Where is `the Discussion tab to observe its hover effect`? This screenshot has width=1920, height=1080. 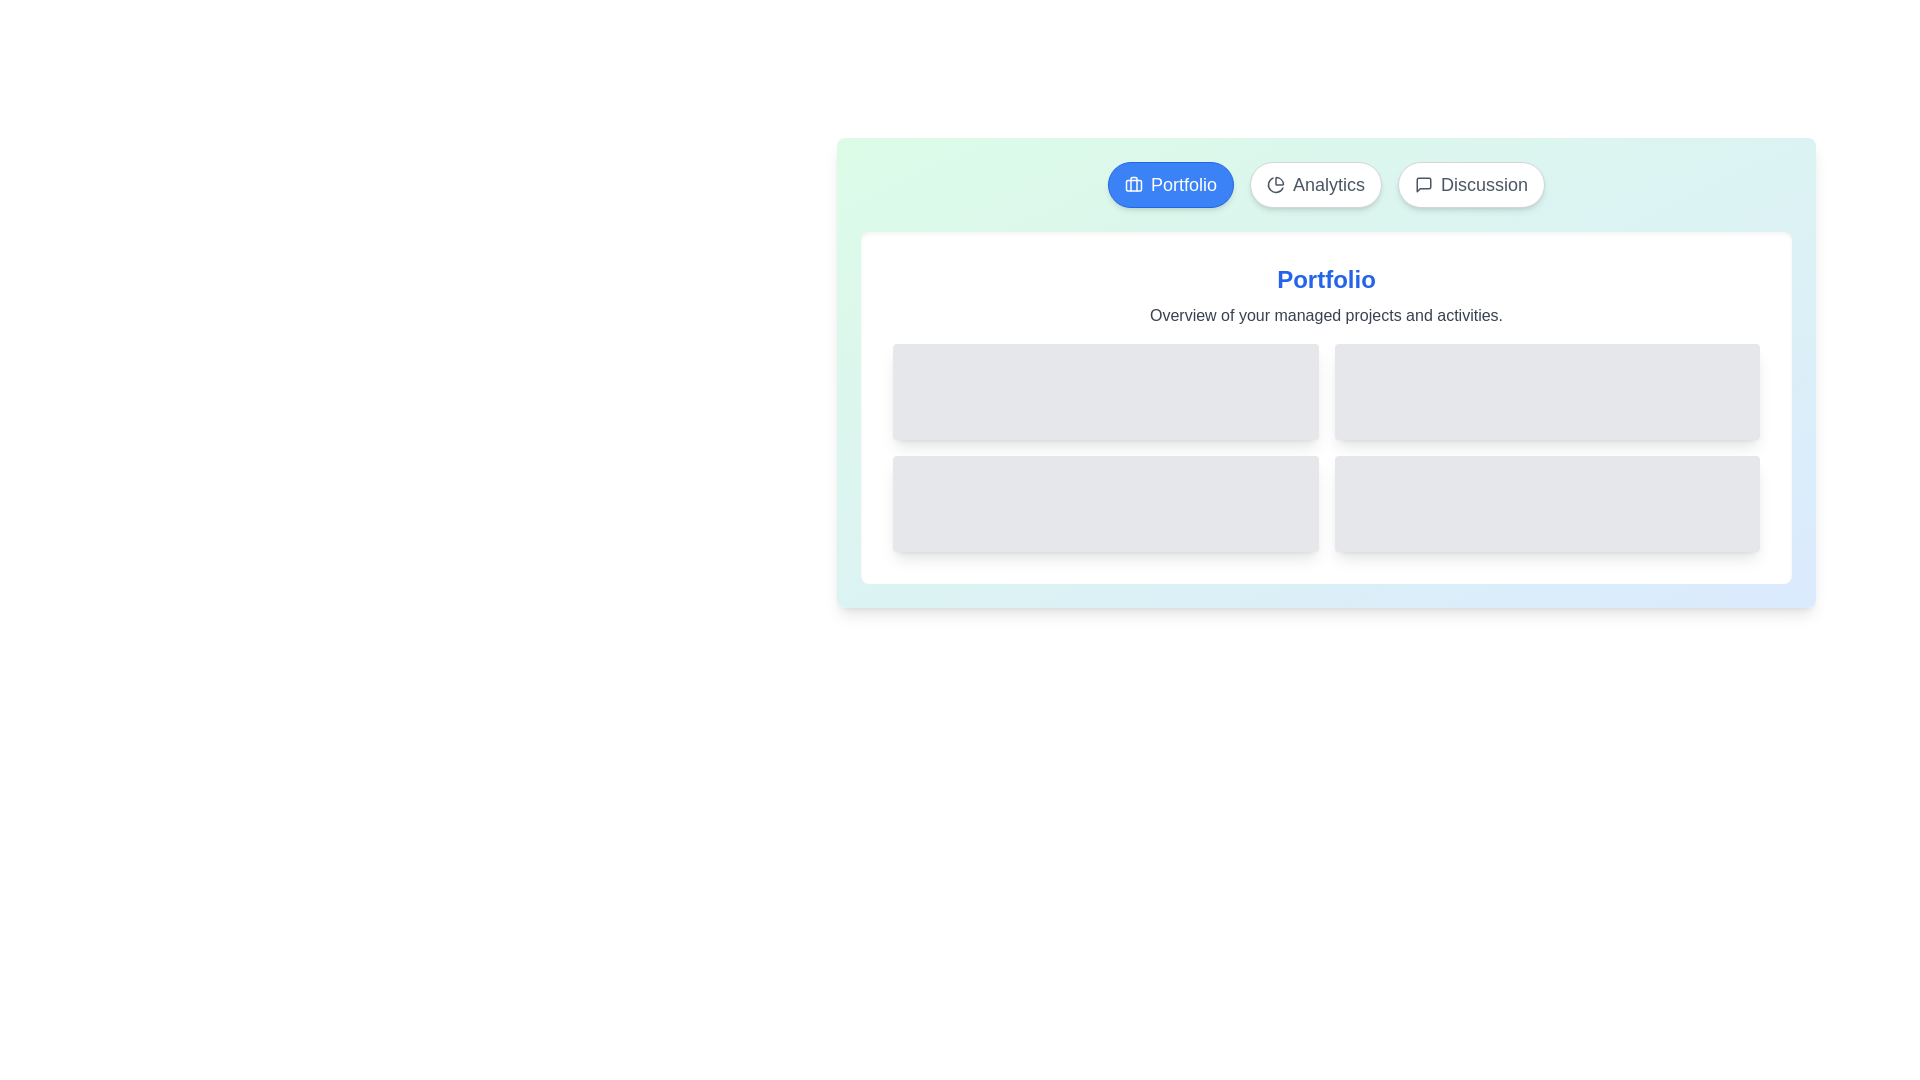 the Discussion tab to observe its hover effect is located at coordinates (1471, 185).